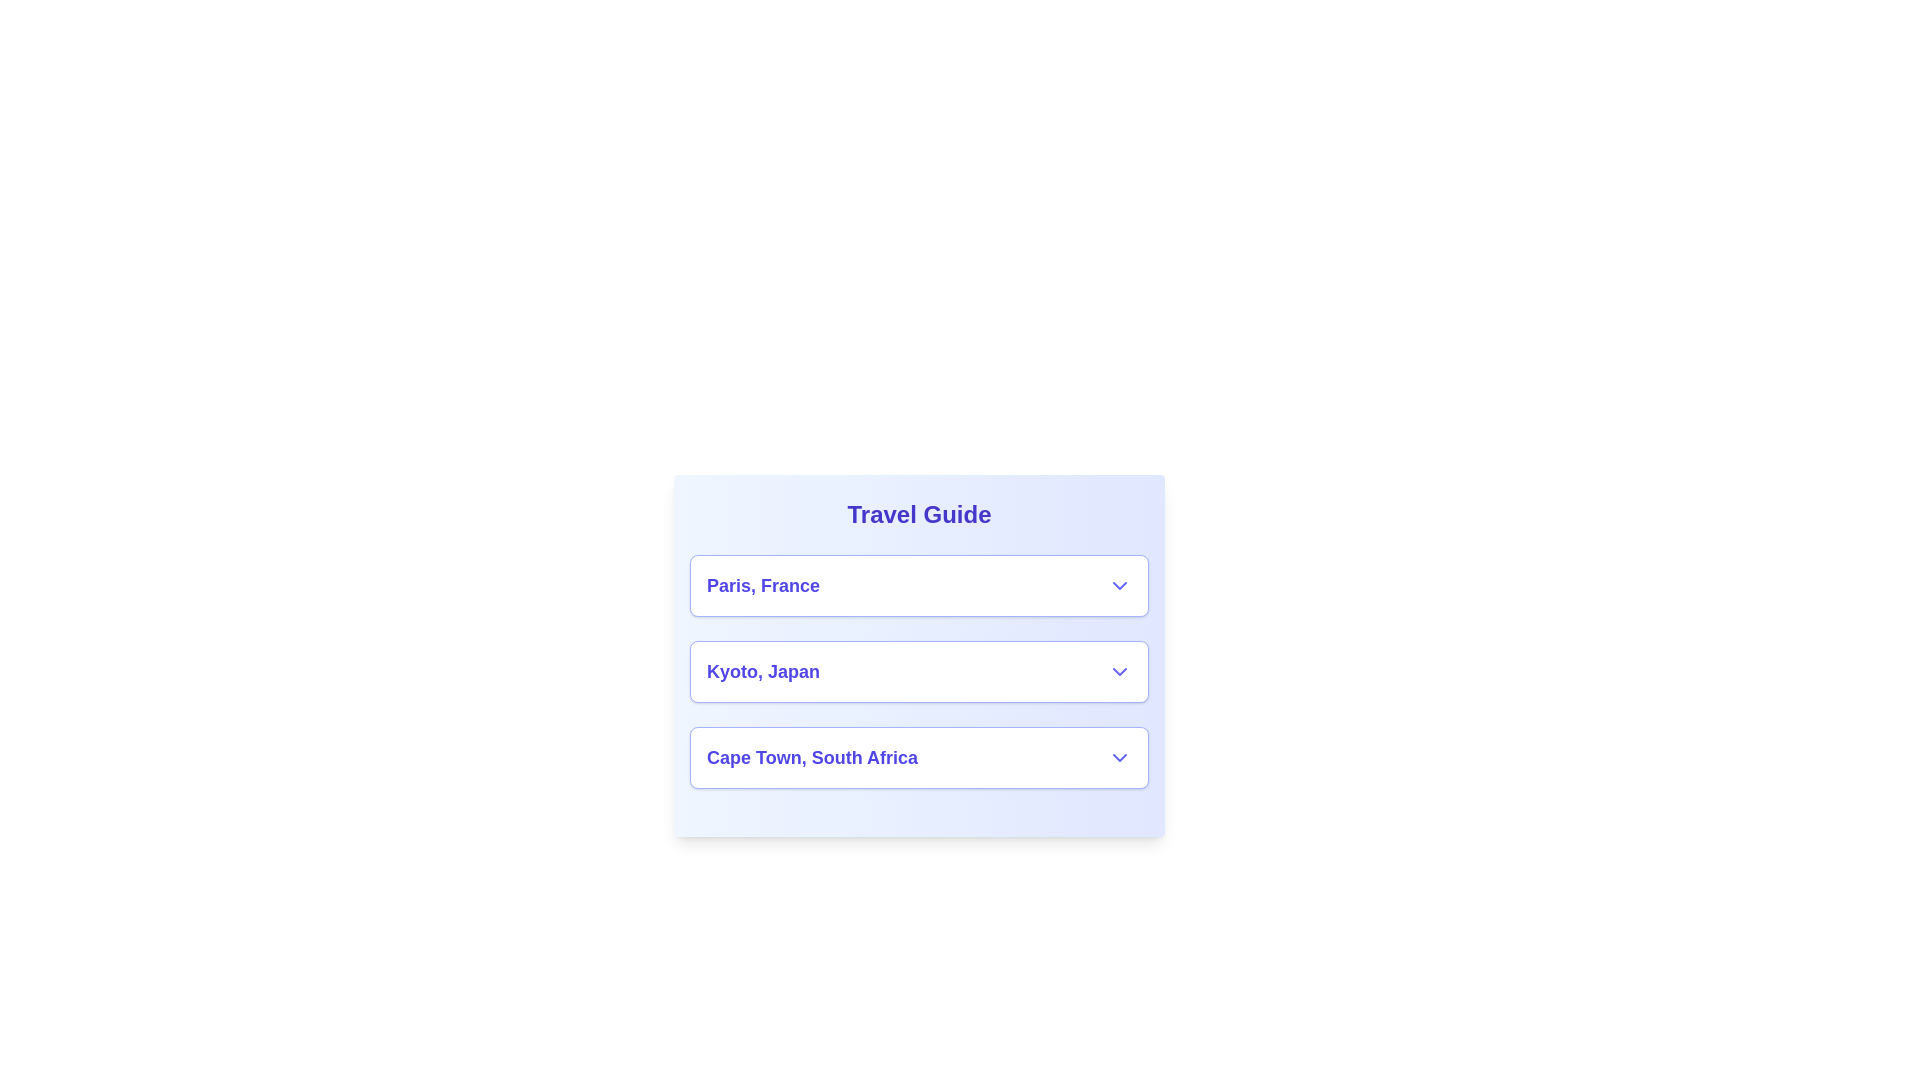 This screenshot has width=1920, height=1080. I want to click on the downward-pointing chevron-shaped indigo icon located to the far right of 'Kyoto, Japan', so click(1118, 671).